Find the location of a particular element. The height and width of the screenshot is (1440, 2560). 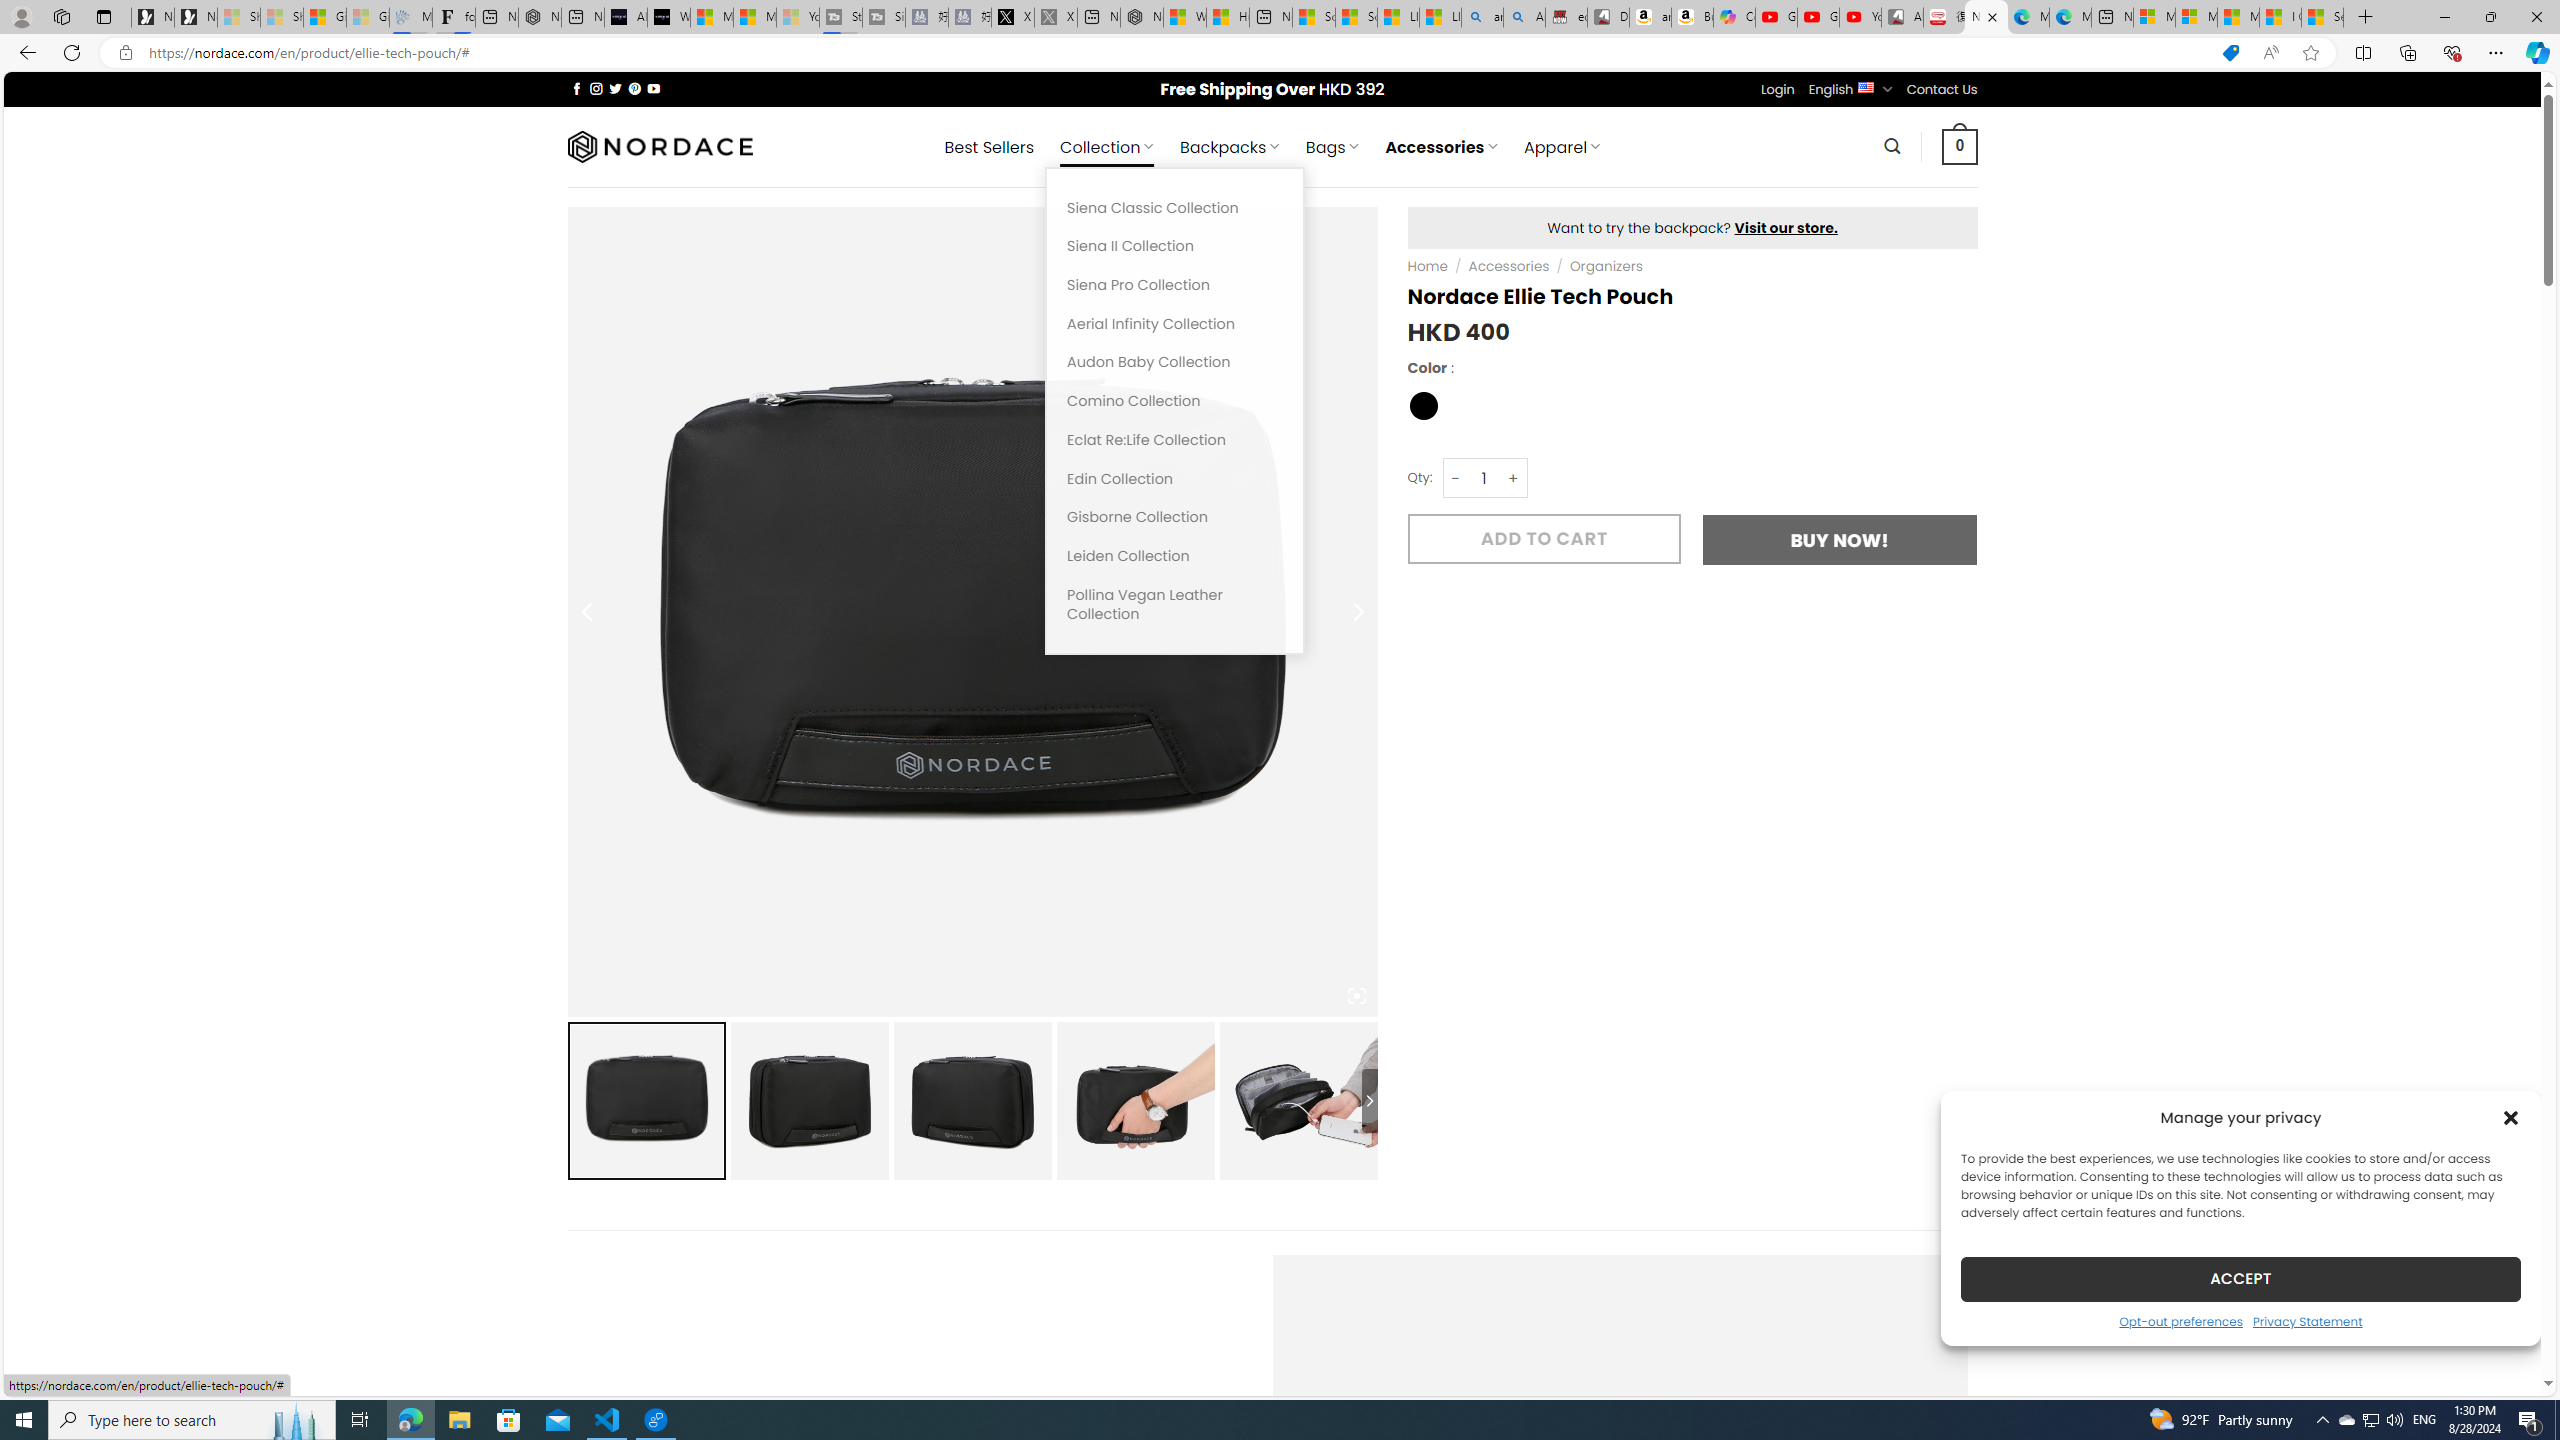

'Search' is located at coordinates (1892, 145).